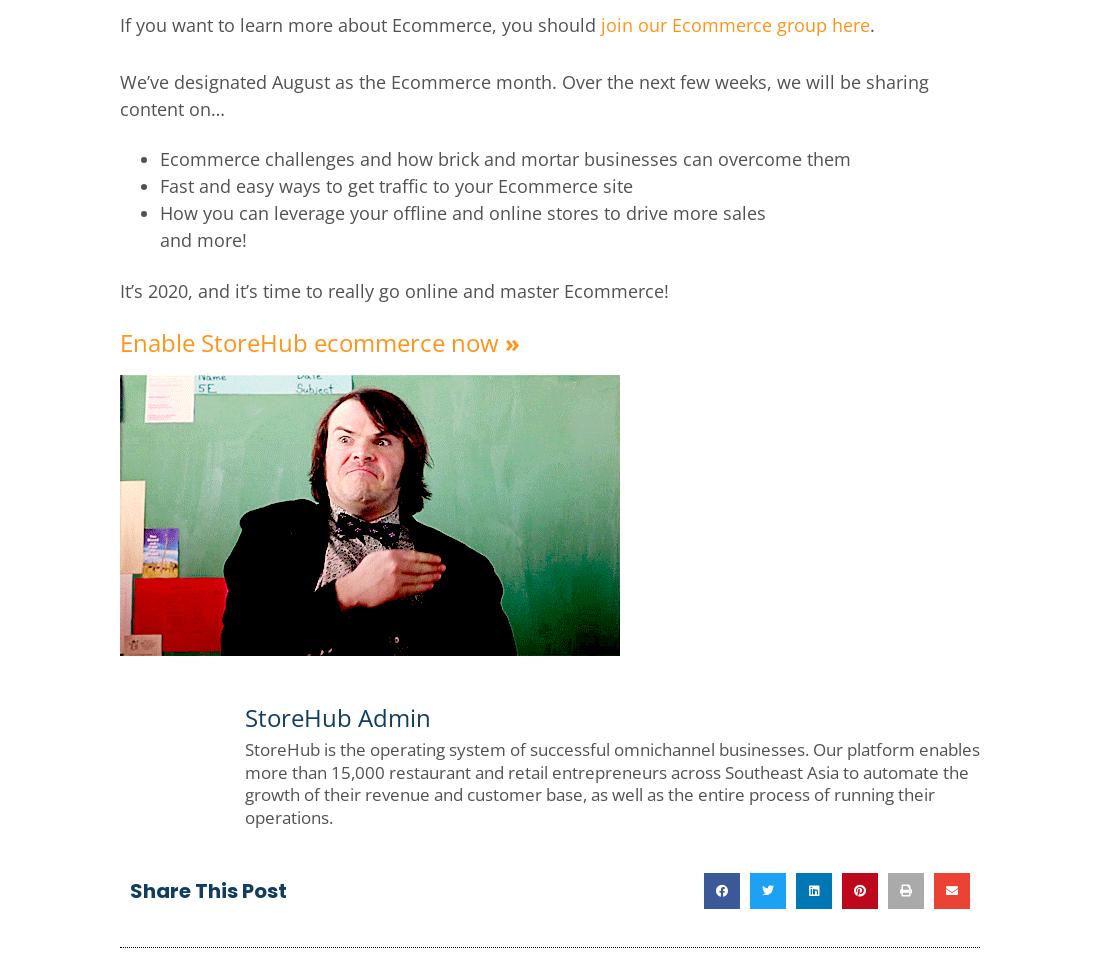 The width and height of the screenshot is (1105, 976). I want to click on 'Fast and easy ways to get traffic to your Ecommerce site', so click(396, 183).